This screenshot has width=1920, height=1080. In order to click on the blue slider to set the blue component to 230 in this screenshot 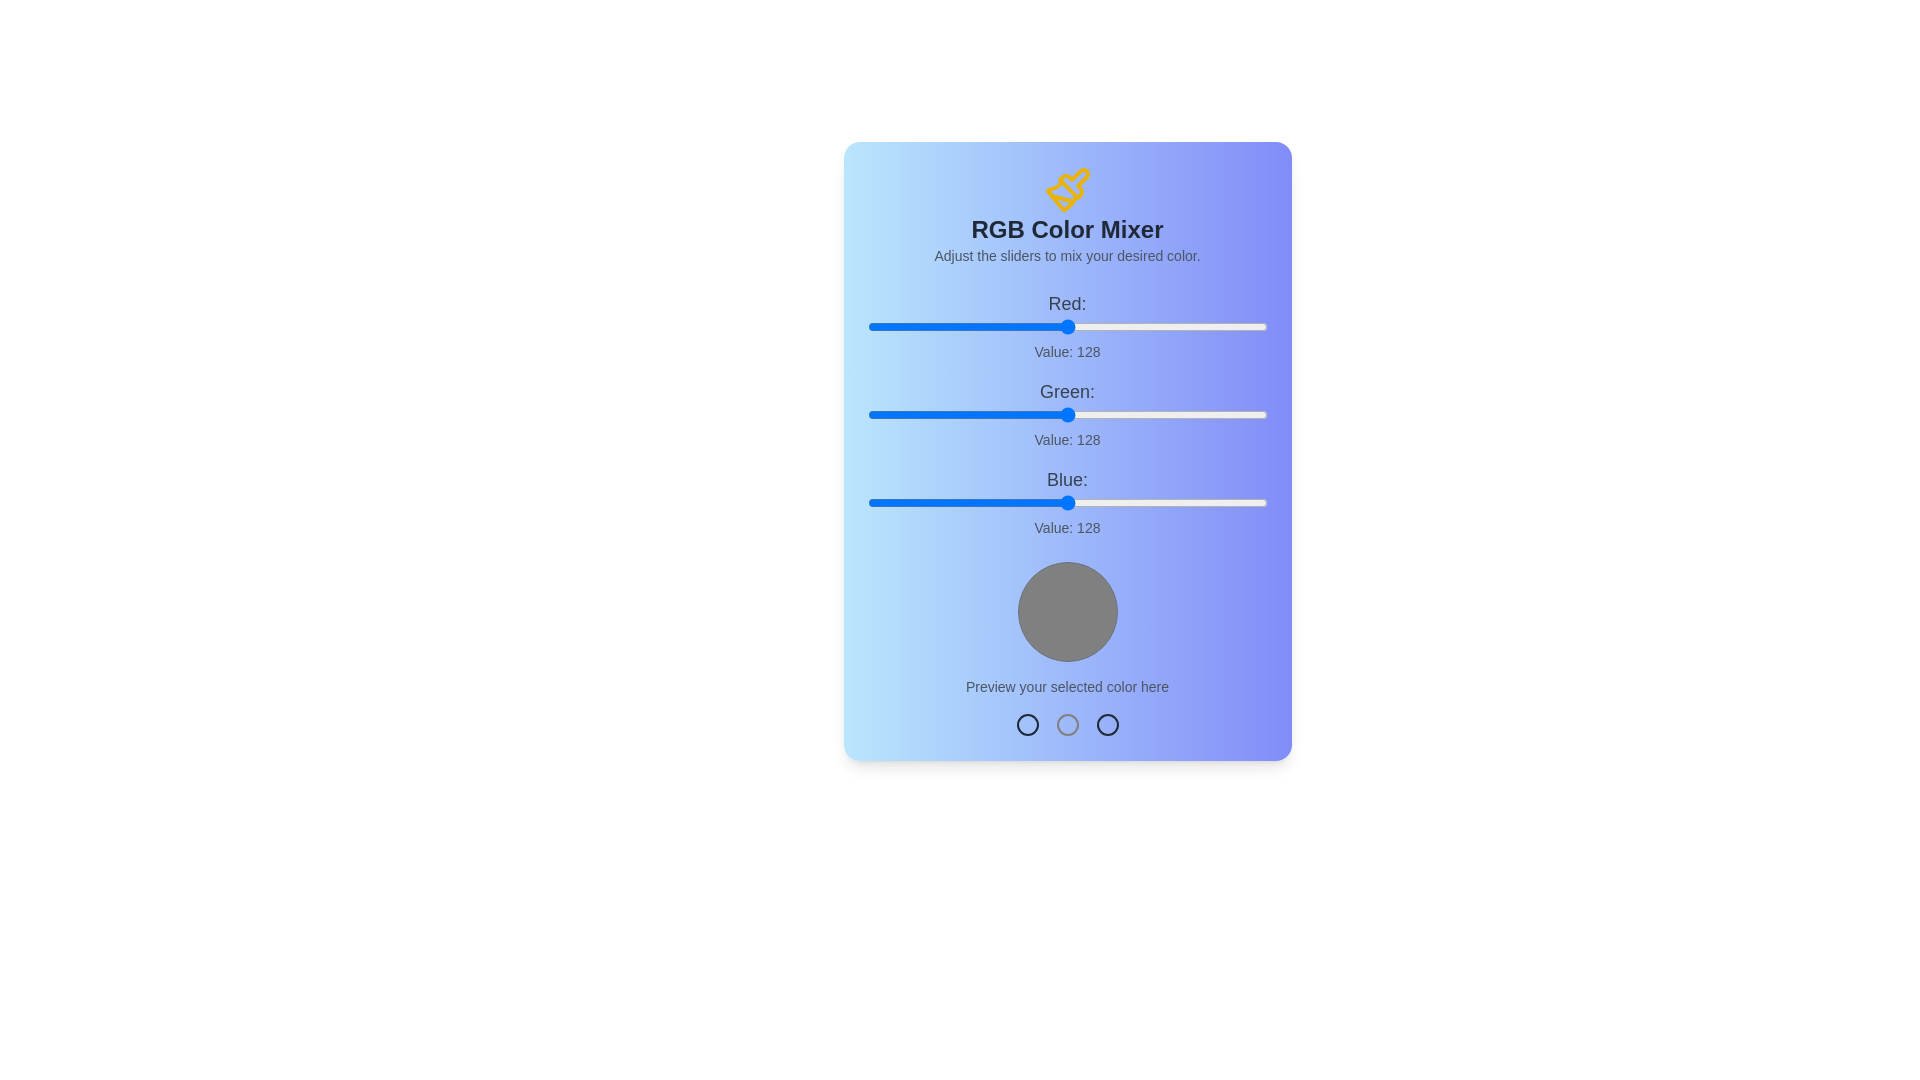, I will do `click(1227, 501)`.